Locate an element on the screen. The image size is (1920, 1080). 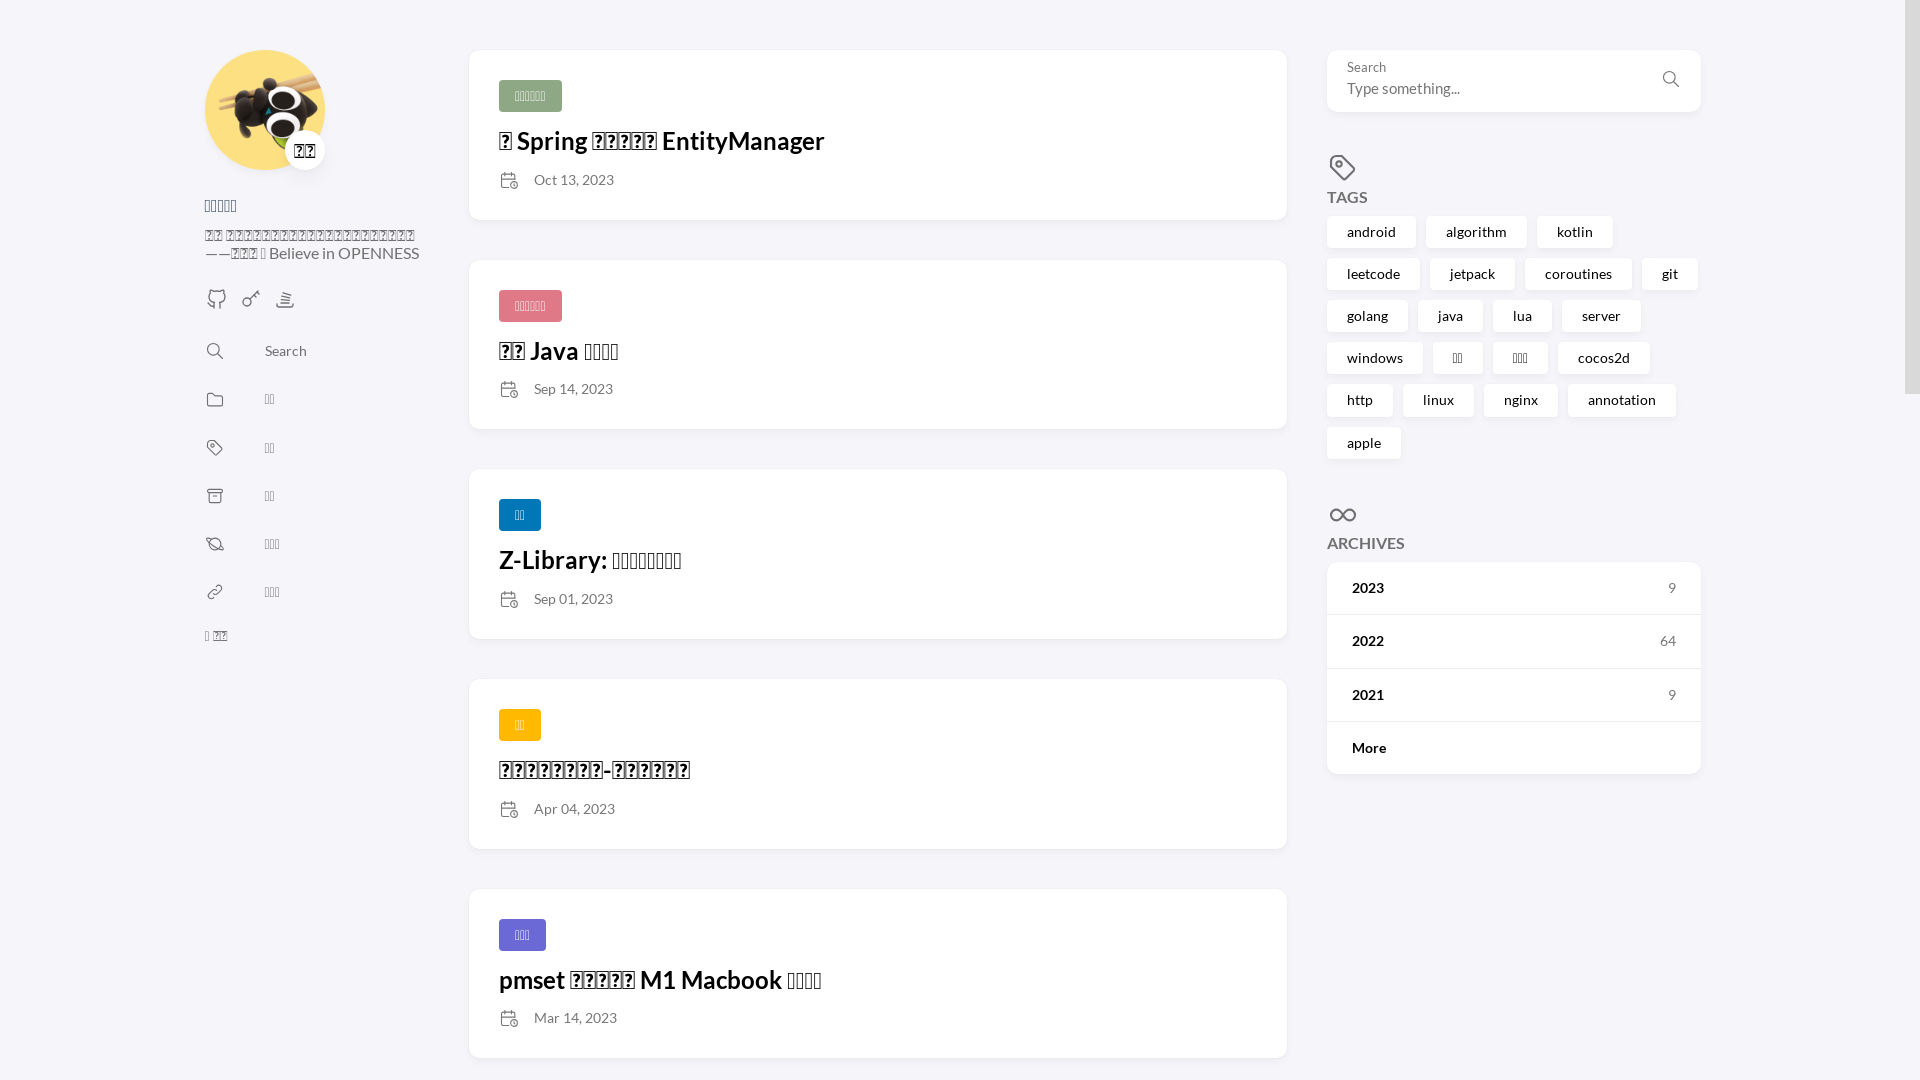
'cocos2d' is located at coordinates (1557, 357).